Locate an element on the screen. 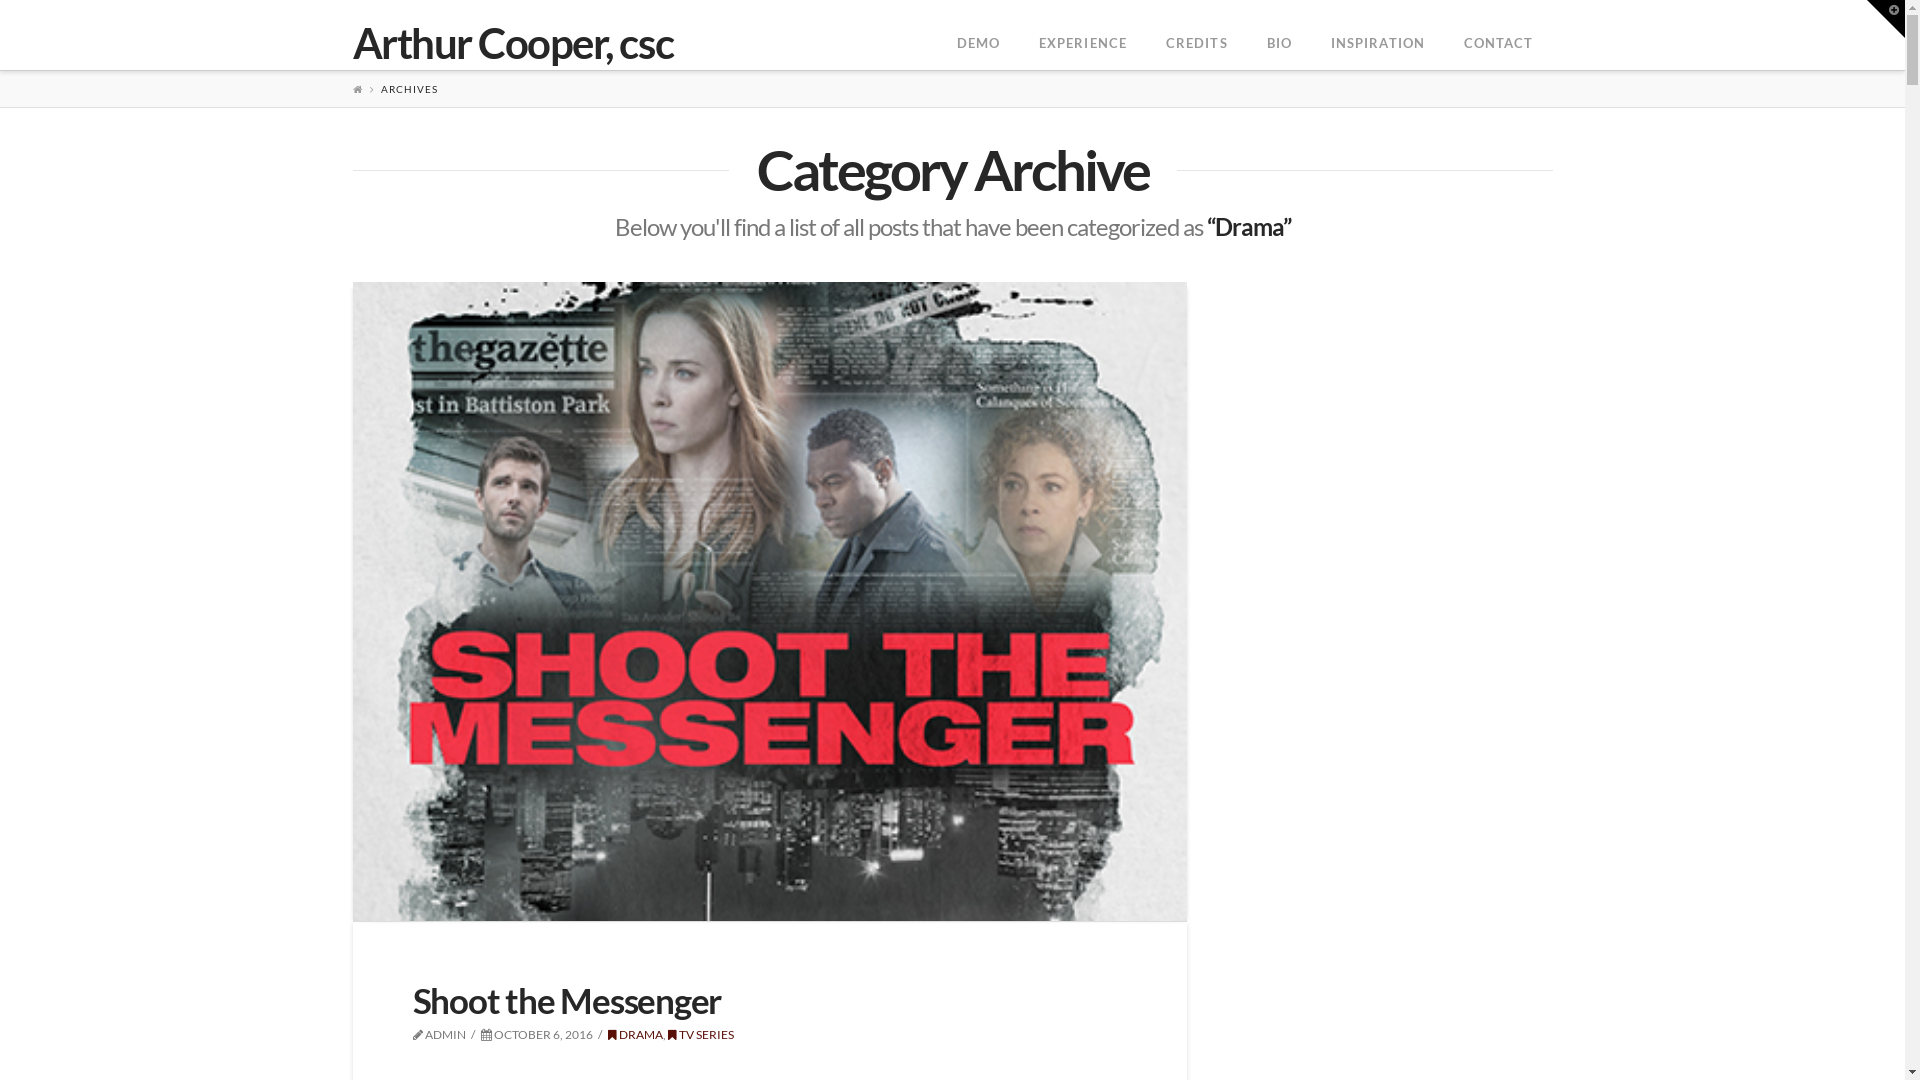 Image resolution: width=1920 pixels, height=1080 pixels. 'Toggle the Widgetbar' is located at coordinates (1885, 19).